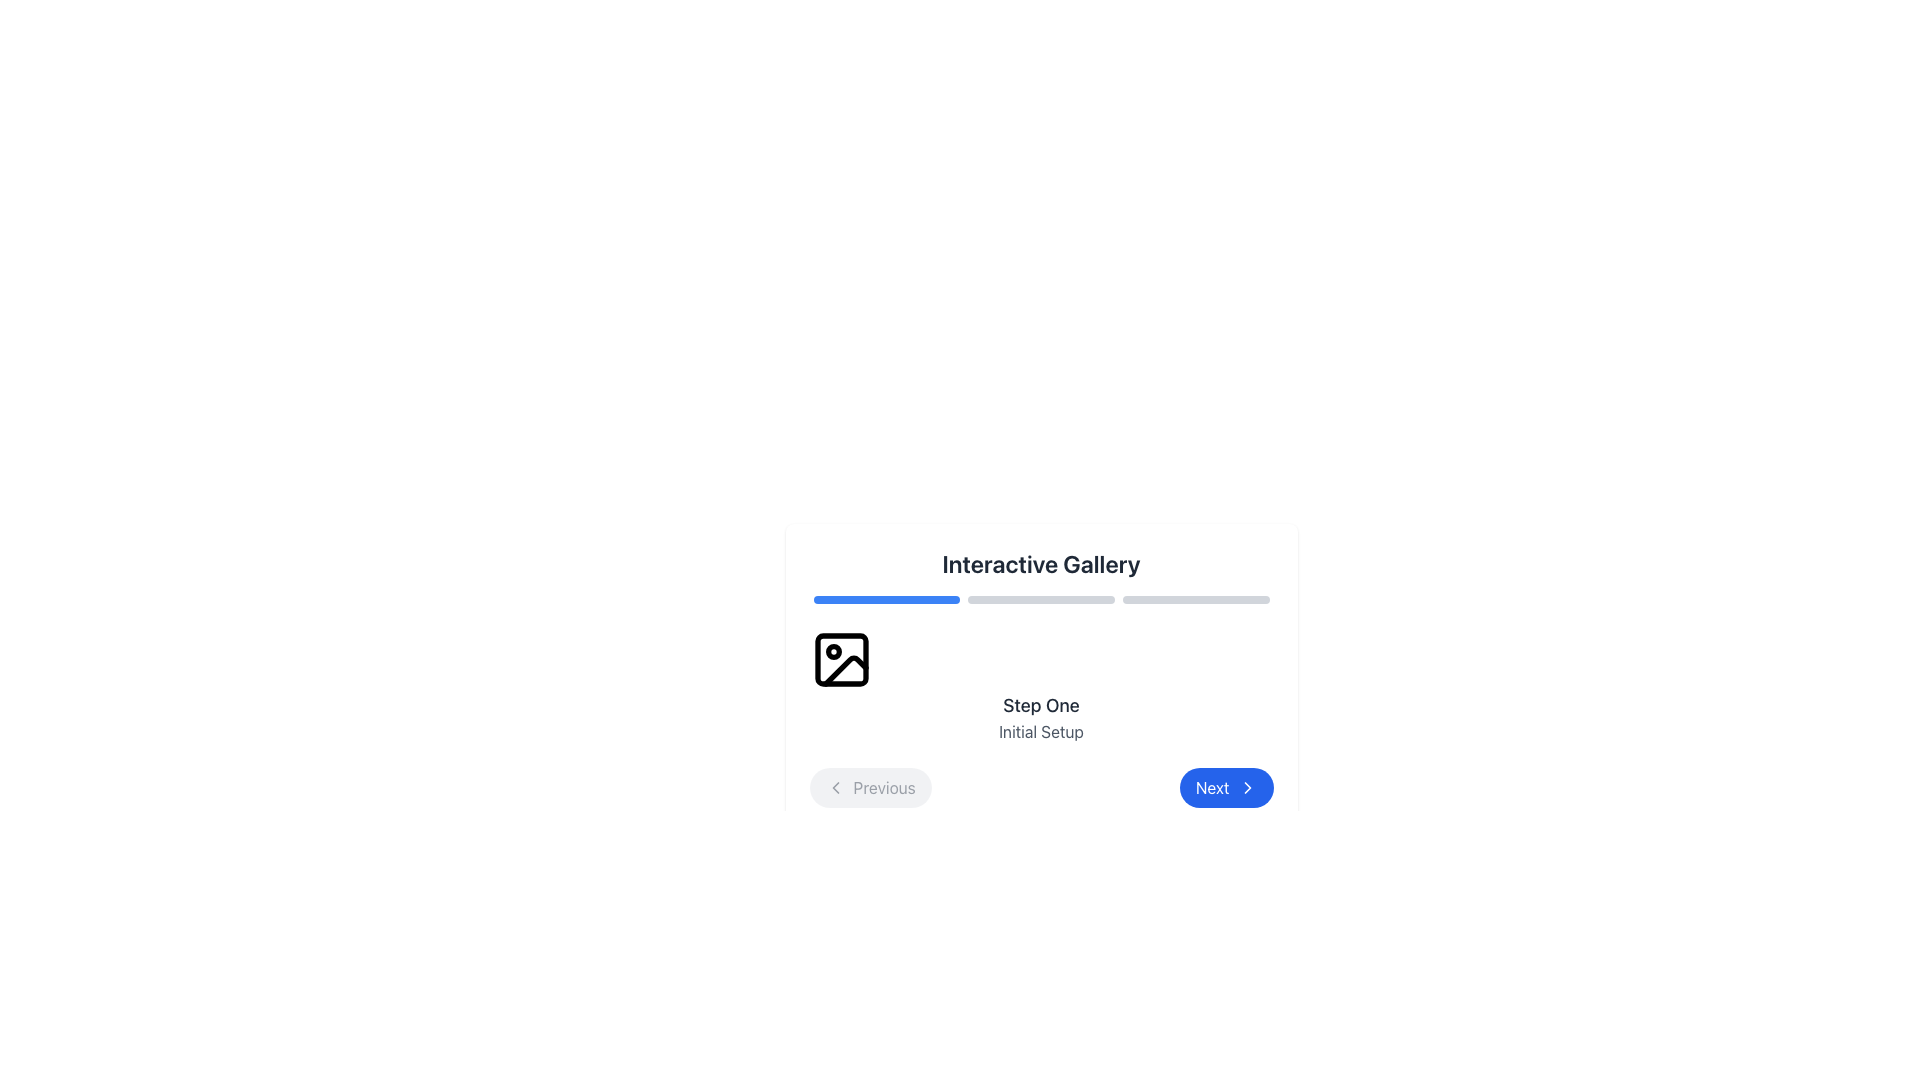  What do you see at coordinates (1040, 685) in the screenshot?
I see `the displayed text of the element that includes a bold 'Step One' and a smaller 'Initial Setup' text, which is visually prominent and located below a progress bar and above navigation buttons` at bounding box center [1040, 685].